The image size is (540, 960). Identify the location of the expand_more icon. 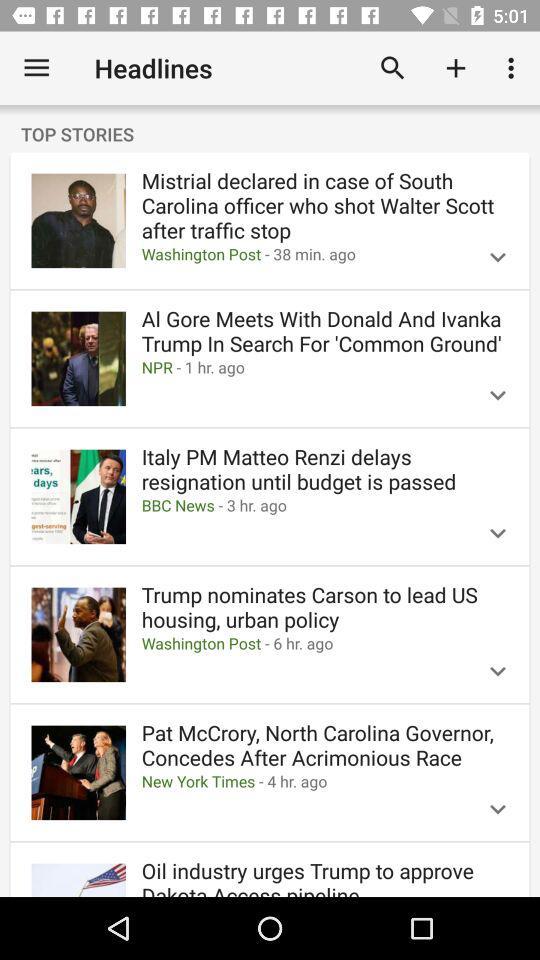
(496, 809).